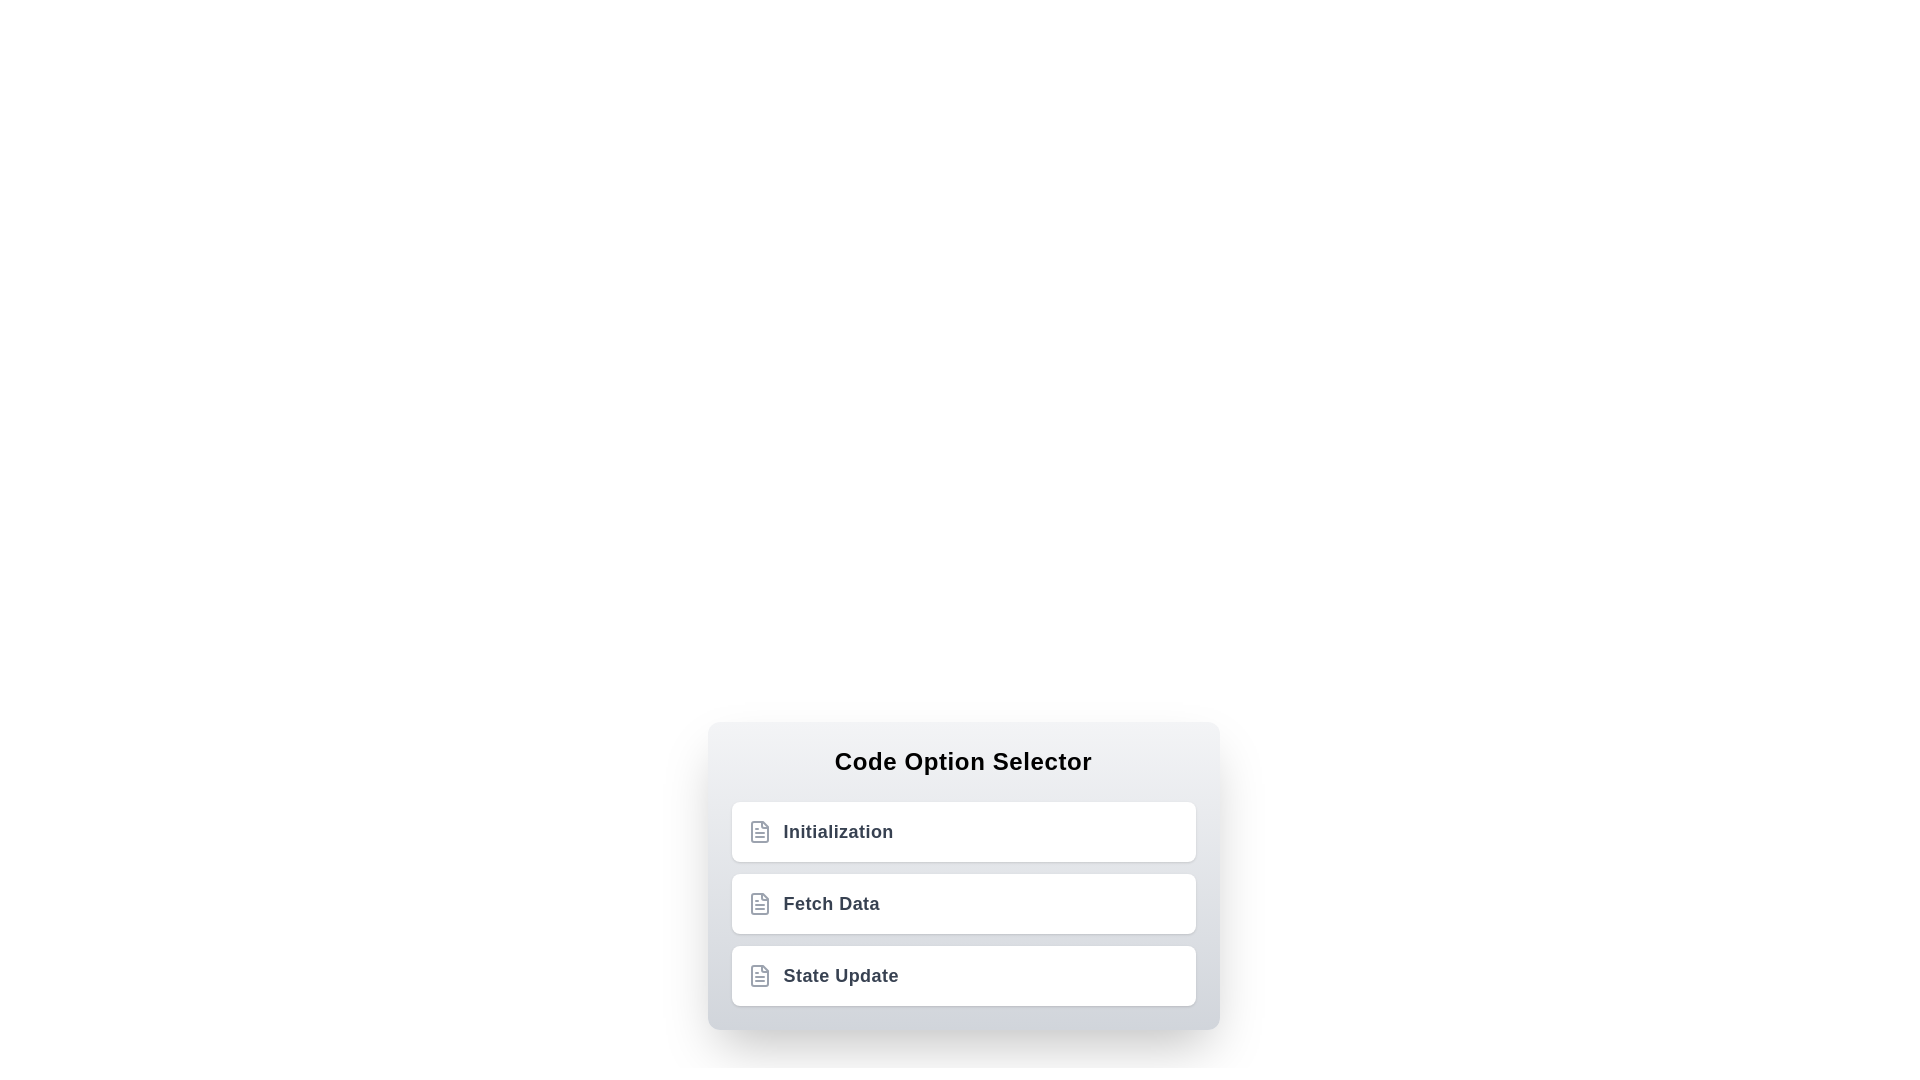 The image size is (1920, 1080). I want to click on the second block labeled 'Fetch Data' within the 'Code Option Selector' component, which contains similar blocks for selection, so click(963, 874).